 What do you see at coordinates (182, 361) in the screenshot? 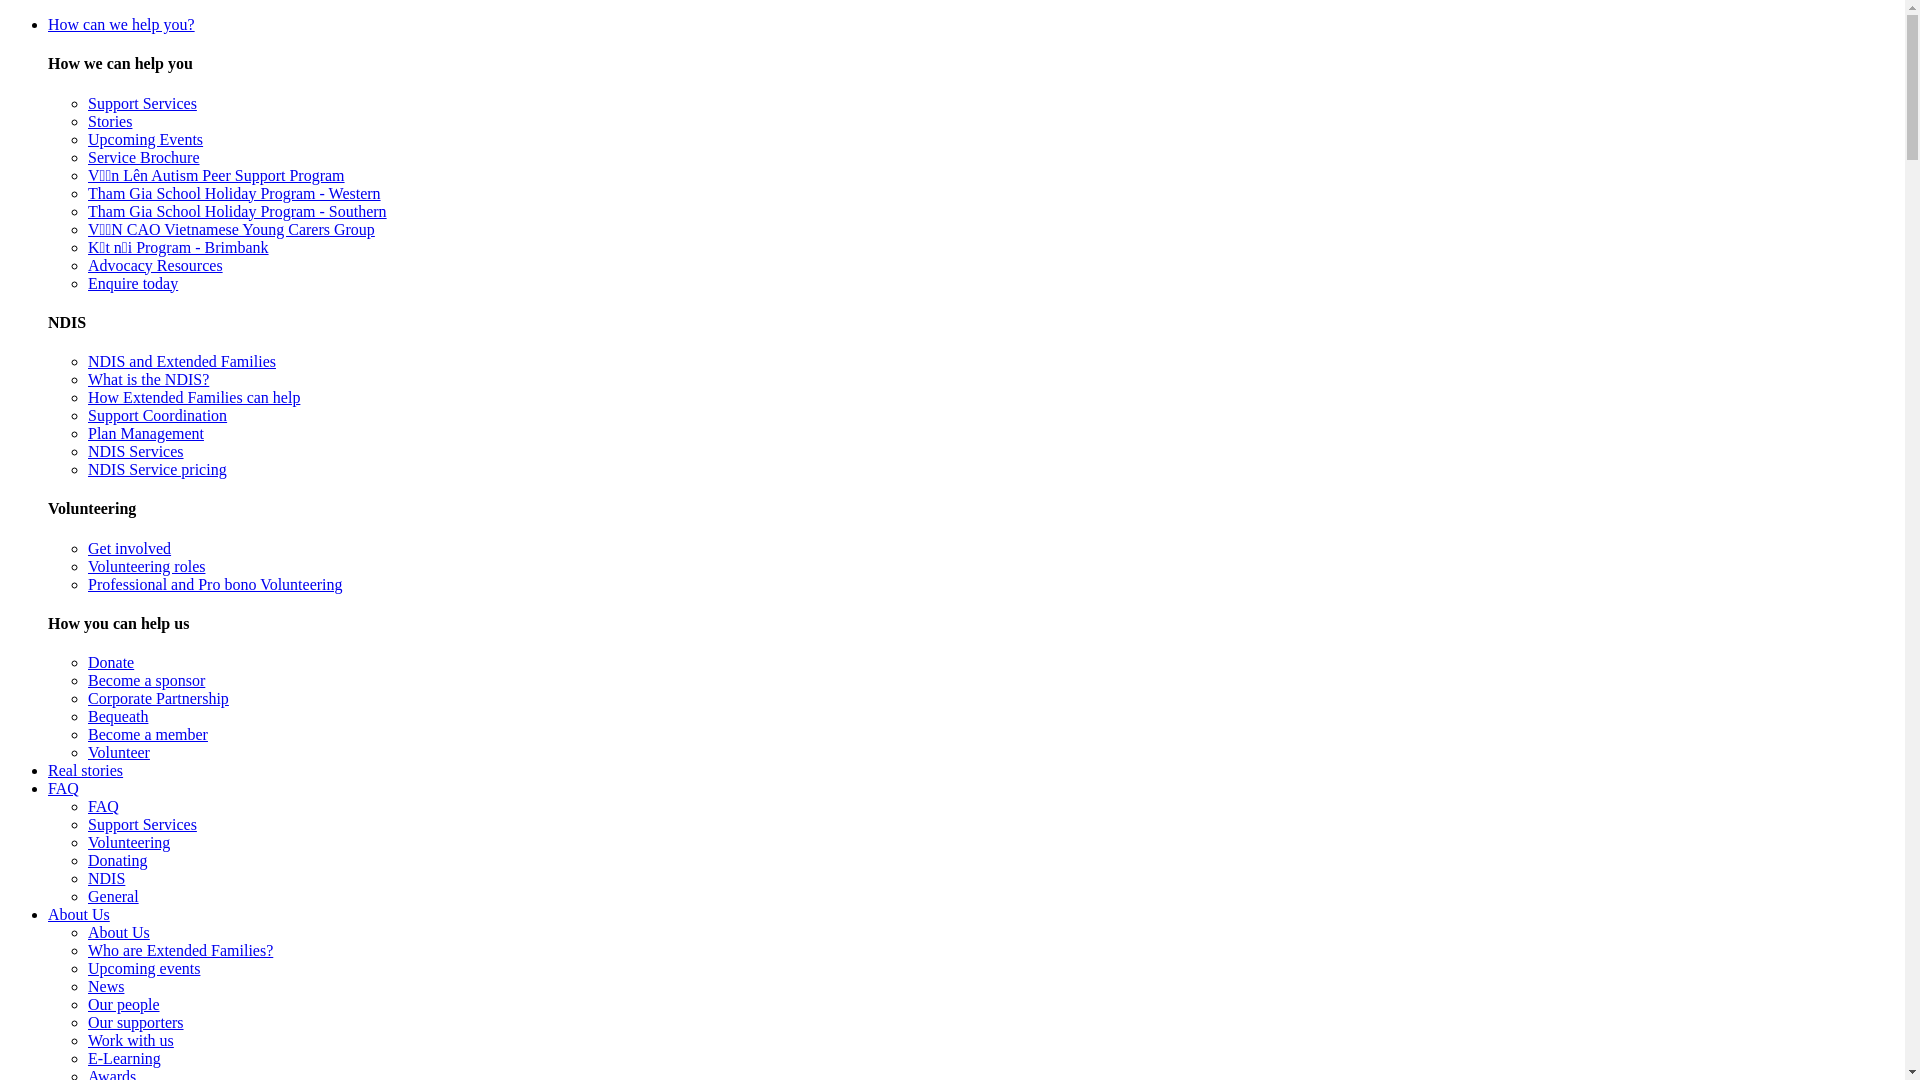
I see `'NDIS and Extended Families'` at bounding box center [182, 361].